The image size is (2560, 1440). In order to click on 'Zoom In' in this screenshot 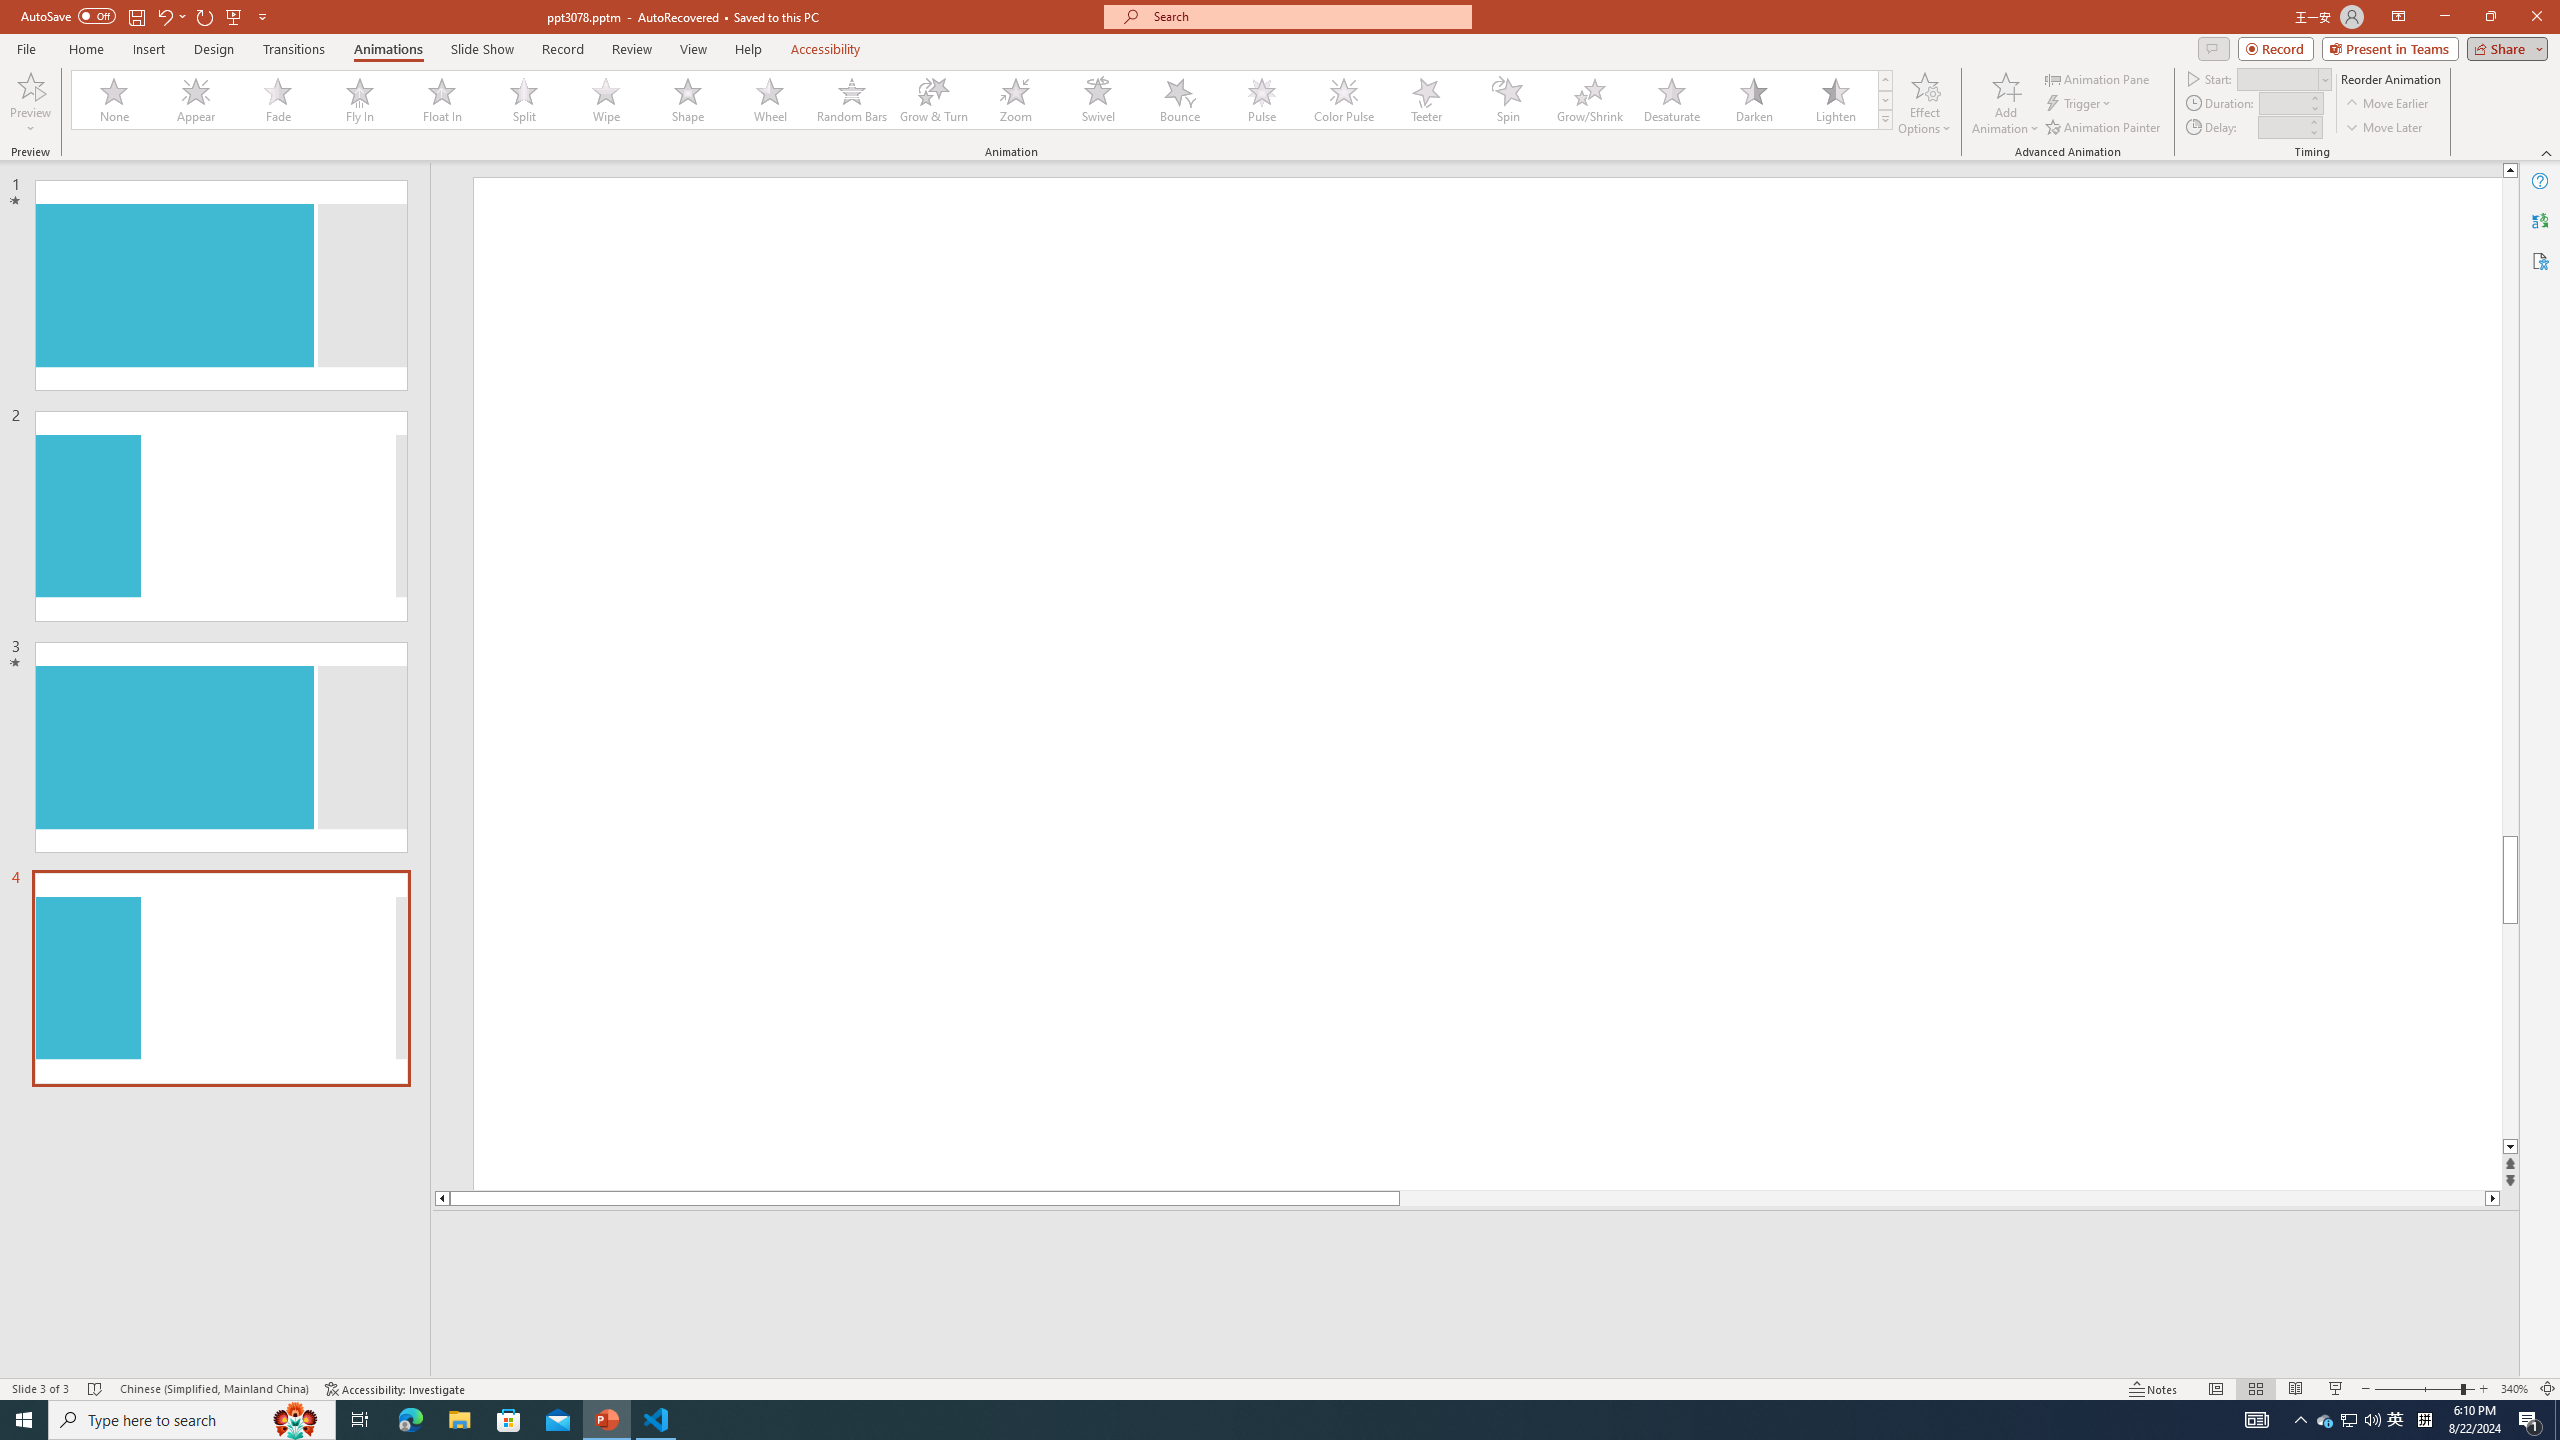, I will do `click(2483, 1389)`.